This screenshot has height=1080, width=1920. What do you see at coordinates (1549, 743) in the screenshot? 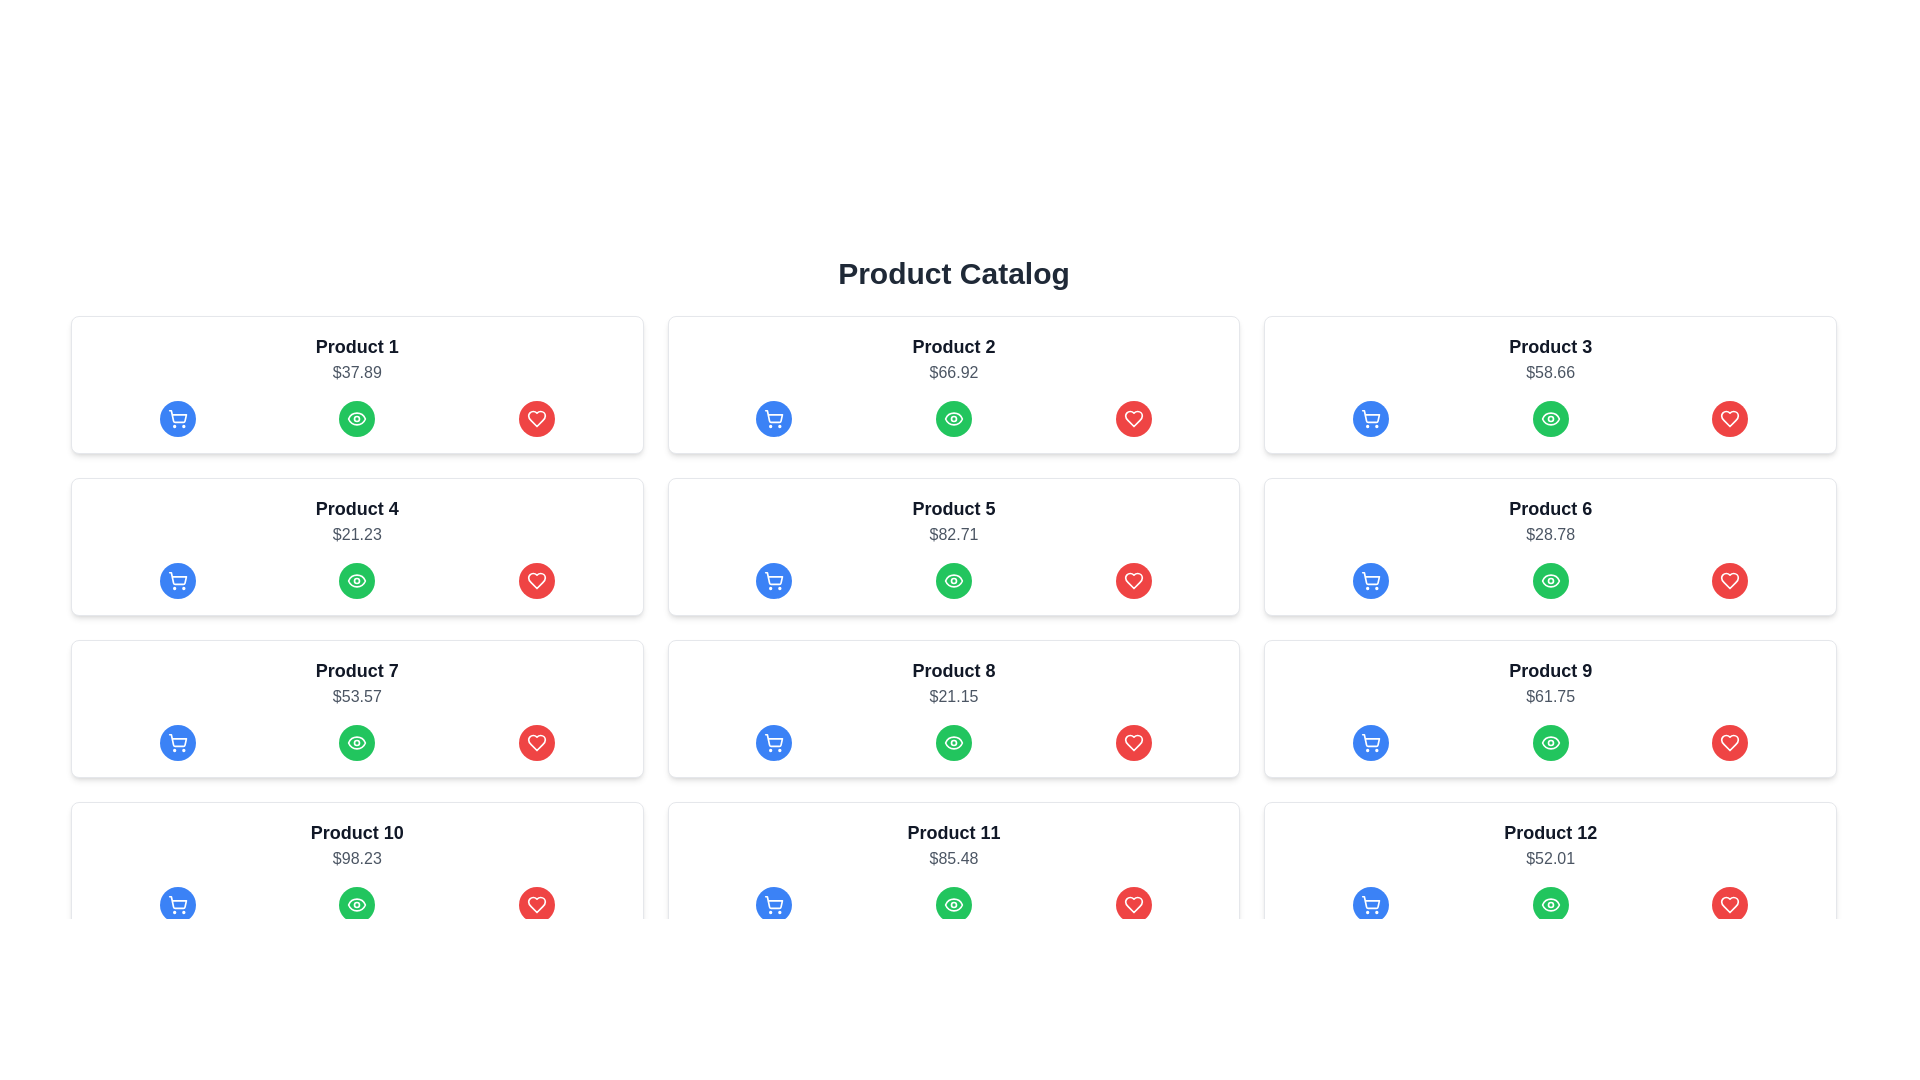
I see `the eye icon inside the green circular button in the 'Product 9' card to initiate a view or preview action` at bounding box center [1549, 743].